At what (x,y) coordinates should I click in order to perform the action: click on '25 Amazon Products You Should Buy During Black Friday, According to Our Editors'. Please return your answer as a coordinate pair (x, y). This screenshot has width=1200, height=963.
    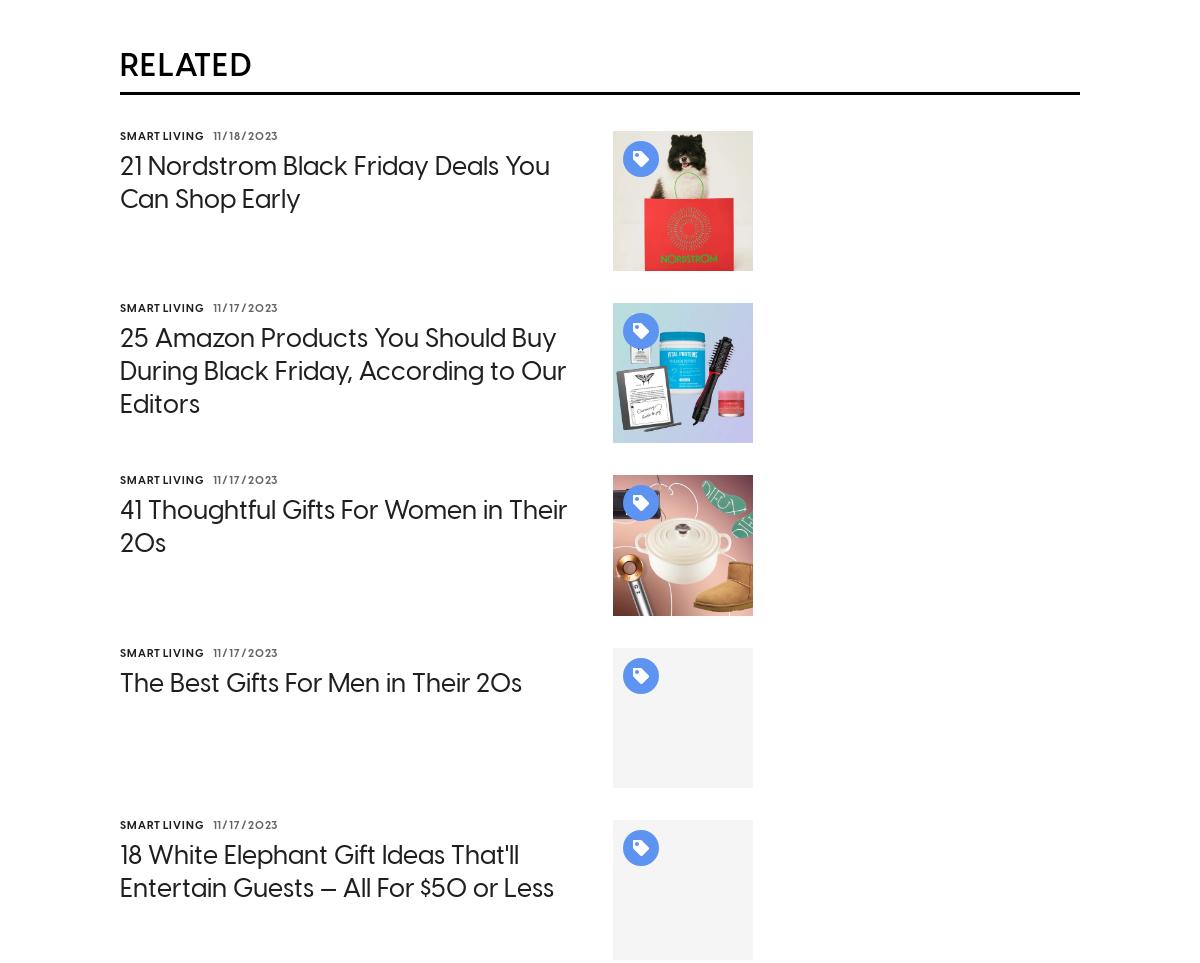
    Looking at the image, I should click on (120, 398).